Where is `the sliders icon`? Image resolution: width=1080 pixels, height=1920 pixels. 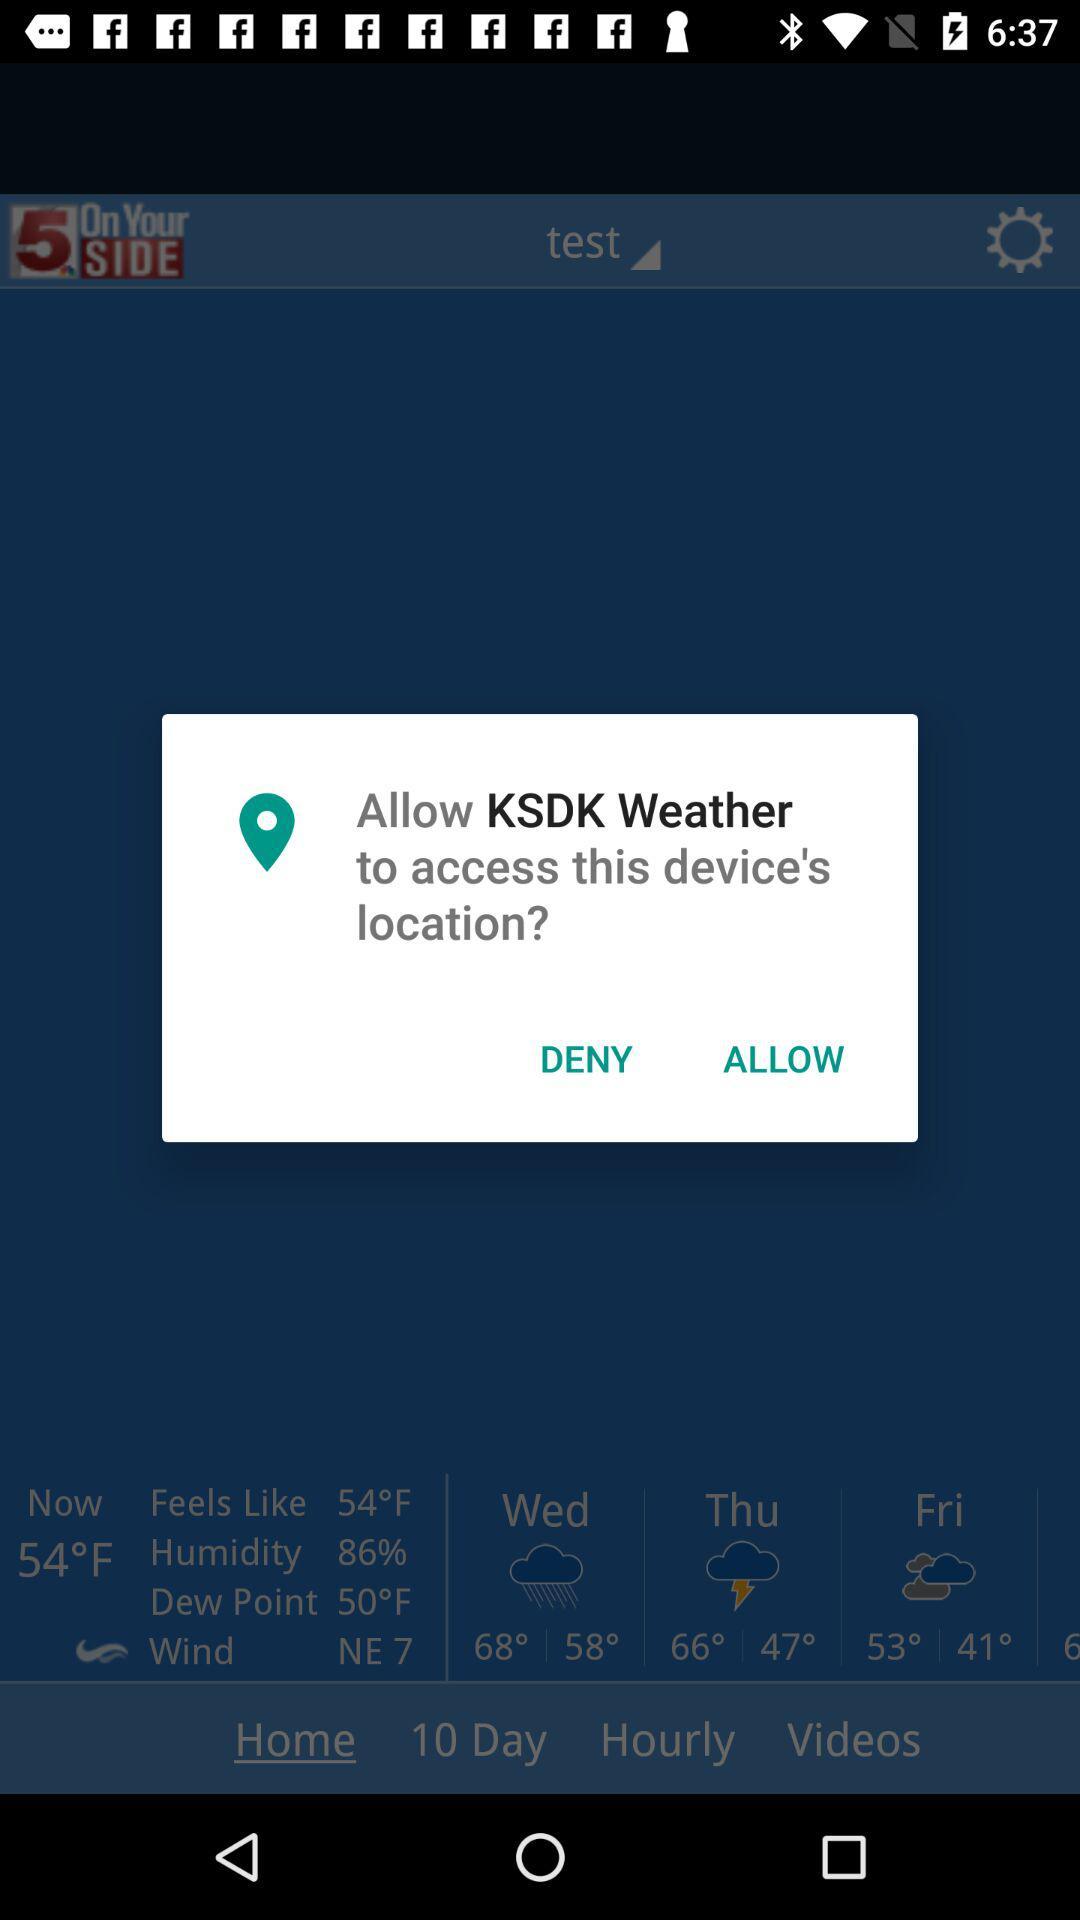 the sliders icon is located at coordinates (131, 240).